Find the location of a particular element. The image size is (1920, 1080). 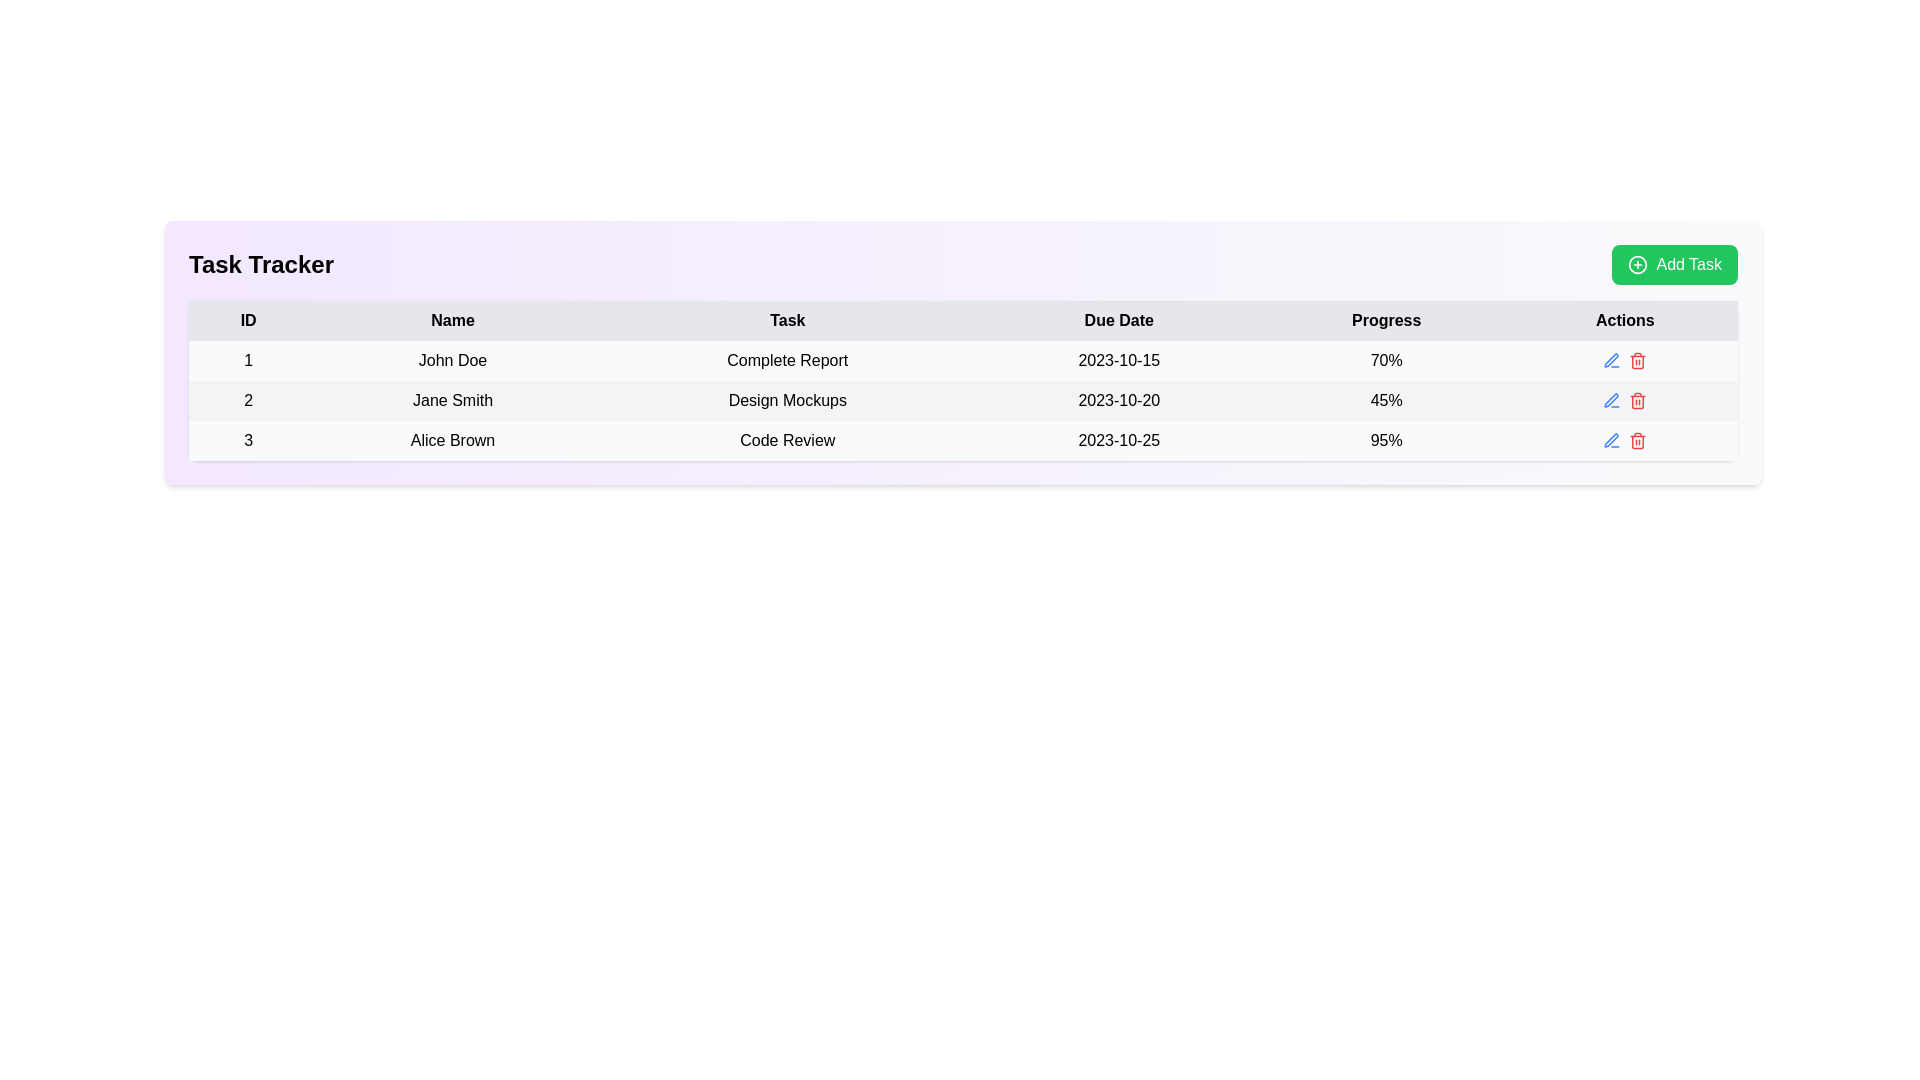

the green 'Add Task' button located at the top-right corner of the interface is located at coordinates (1675, 264).